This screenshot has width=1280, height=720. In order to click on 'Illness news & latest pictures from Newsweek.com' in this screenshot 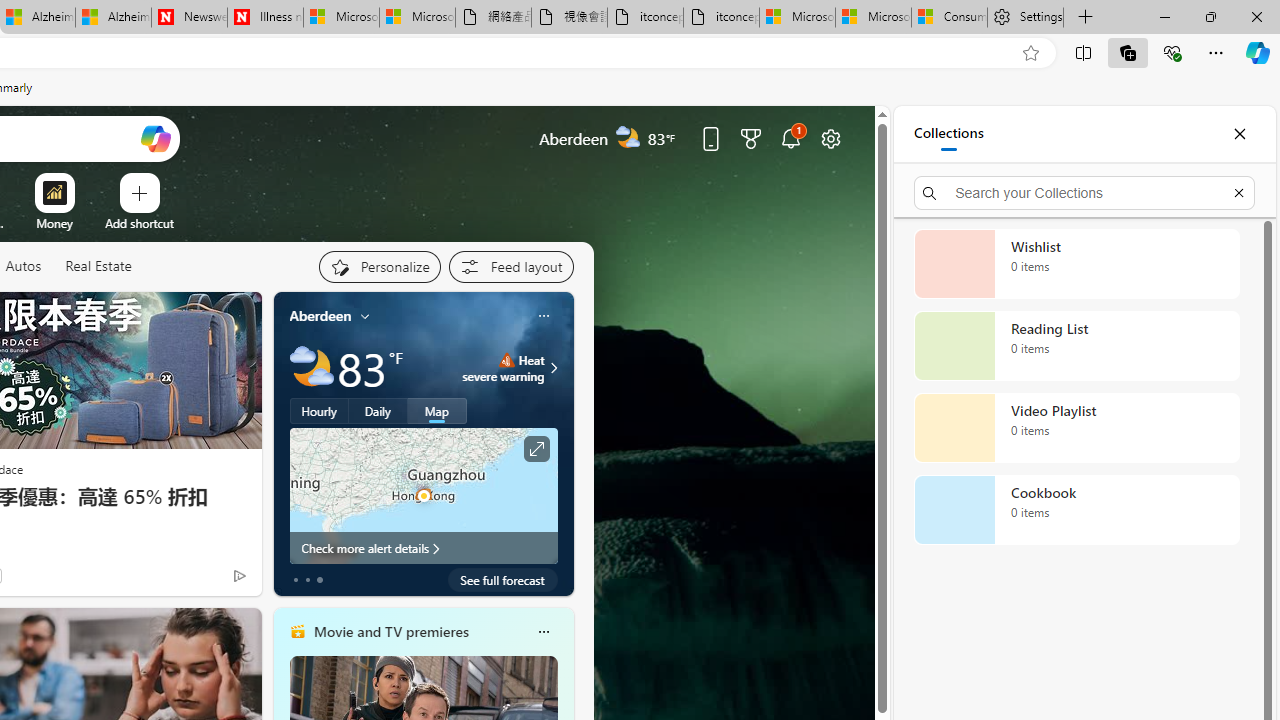, I will do `click(264, 17)`.